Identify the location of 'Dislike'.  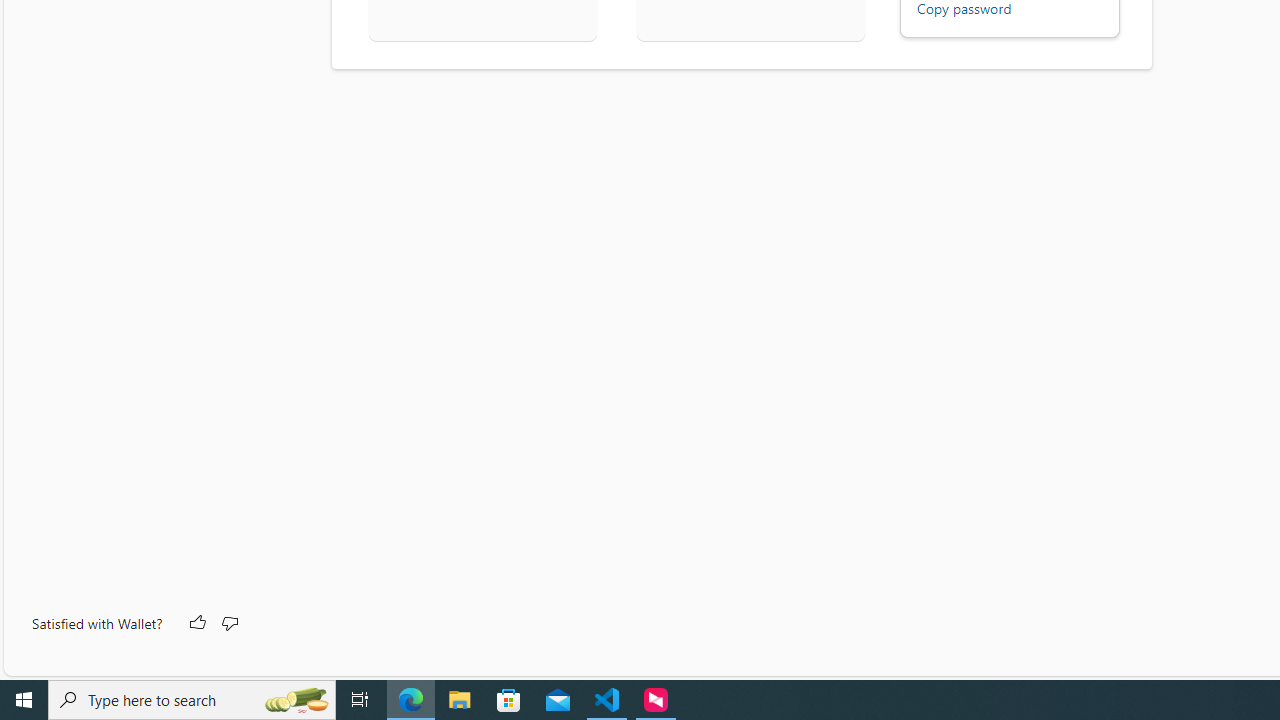
(229, 622).